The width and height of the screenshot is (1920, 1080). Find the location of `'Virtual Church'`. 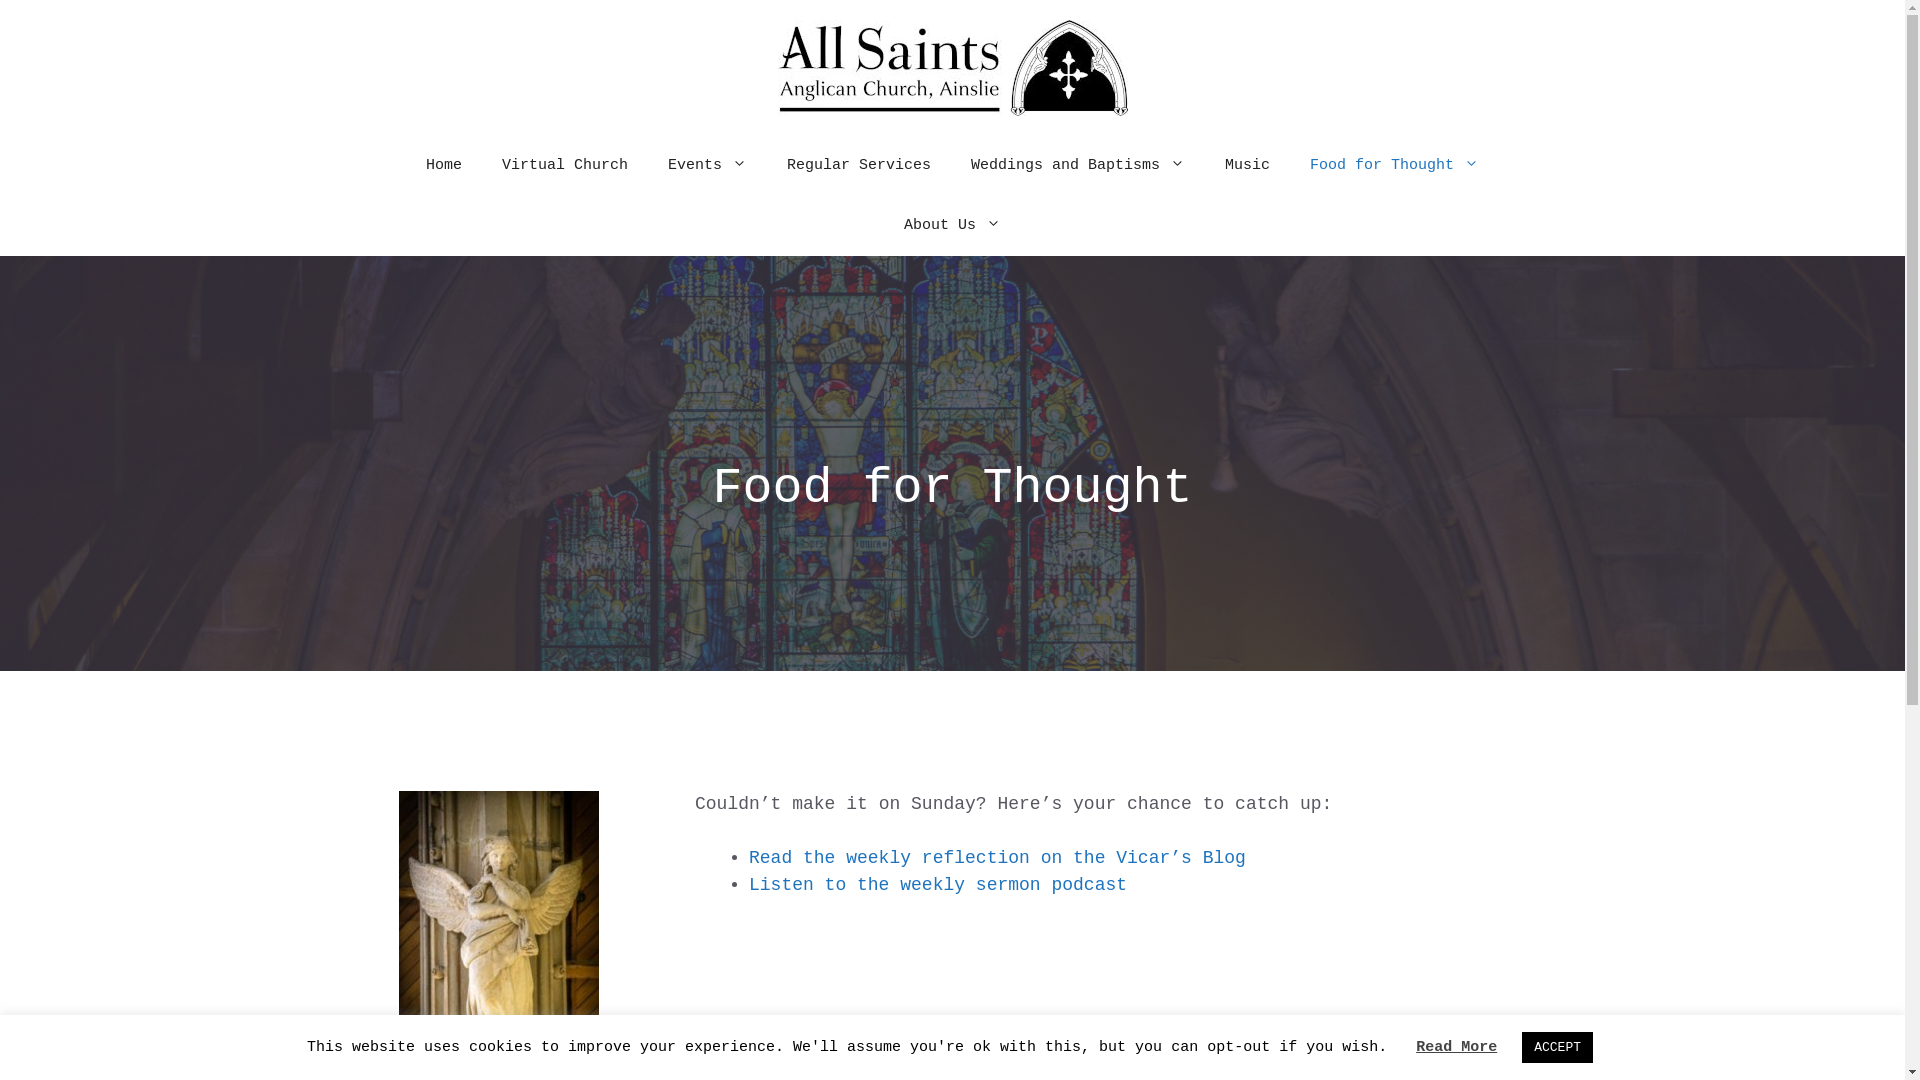

'Virtual Church' is located at coordinates (564, 164).